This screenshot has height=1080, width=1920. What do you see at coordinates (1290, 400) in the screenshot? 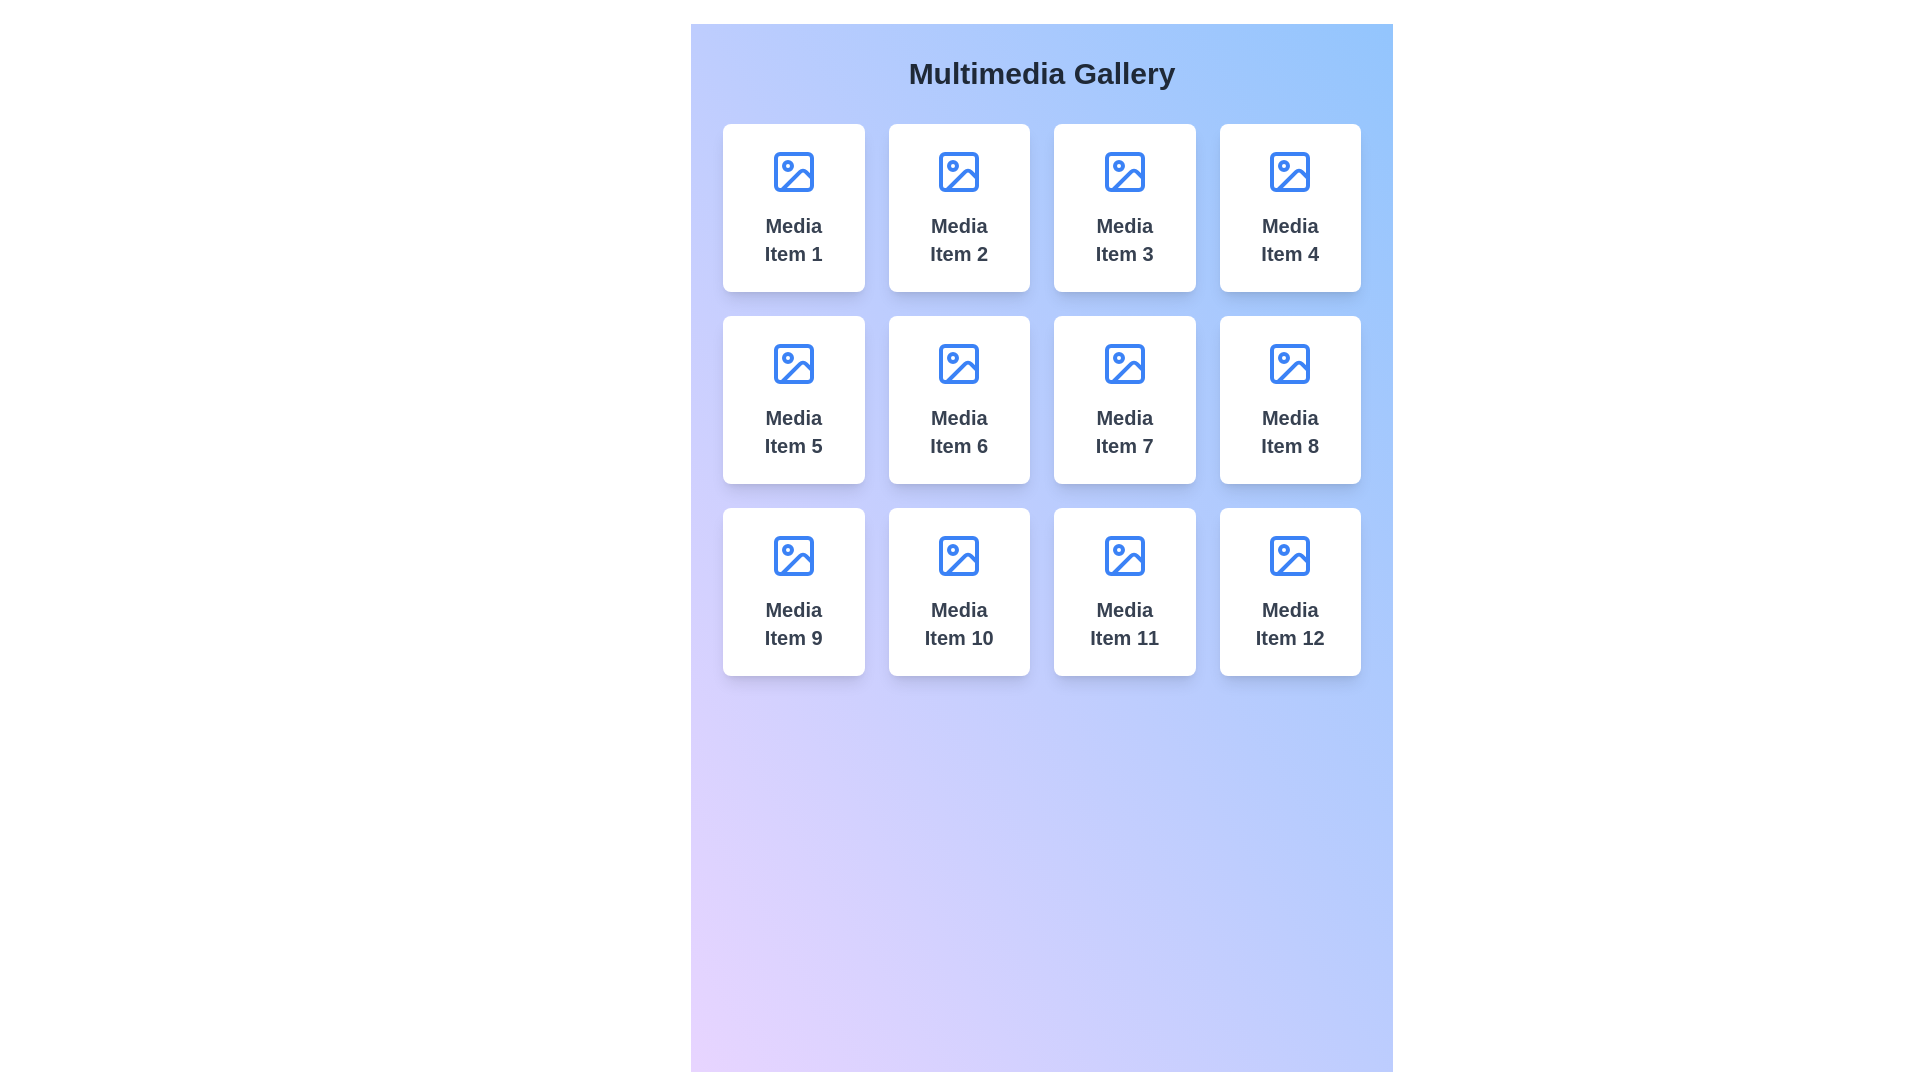
I see `the interactive media card representing 'Media Item 8' located in the fourth column and second row of the grid layout` at bounding box center [1290, 400].